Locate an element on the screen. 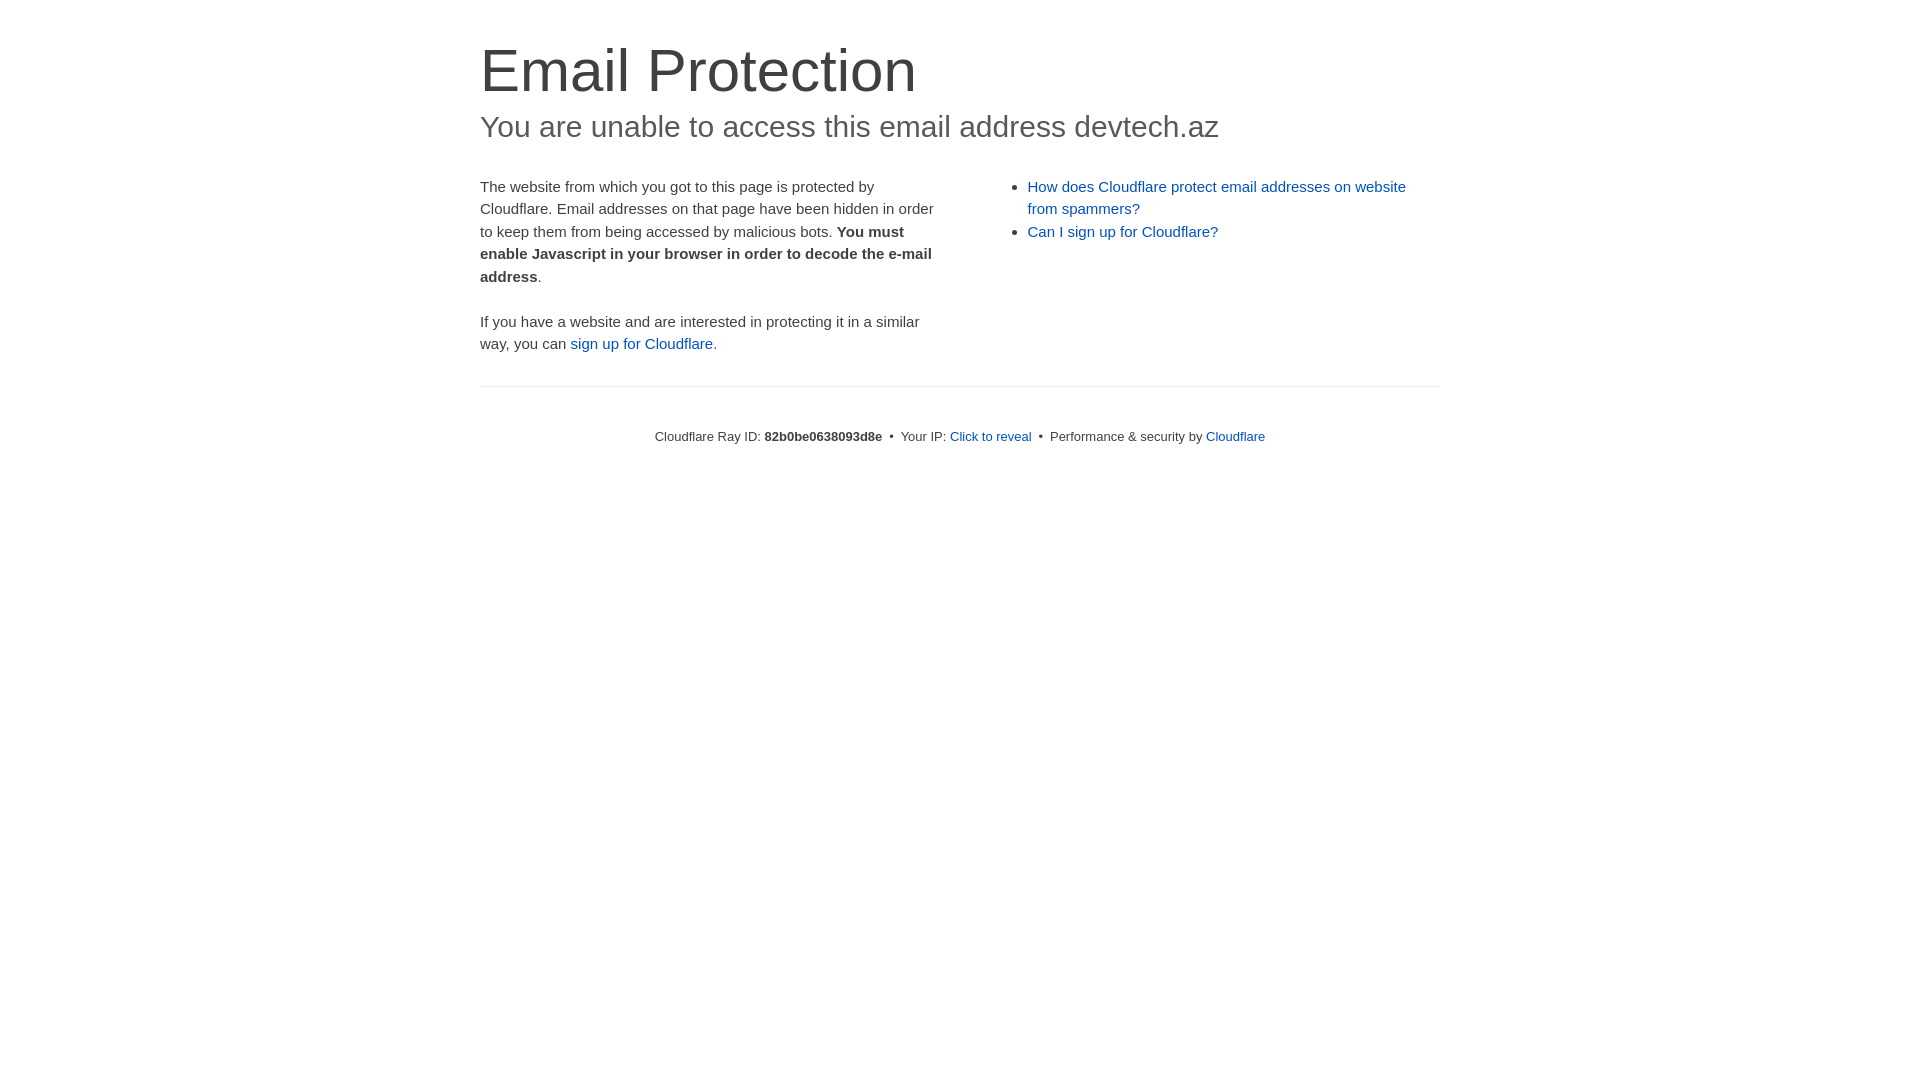 Image resolution: width=1920 pixels, height=1080 pixels. 'sign up for Cloudflare' is located at coordinates (570, 342).